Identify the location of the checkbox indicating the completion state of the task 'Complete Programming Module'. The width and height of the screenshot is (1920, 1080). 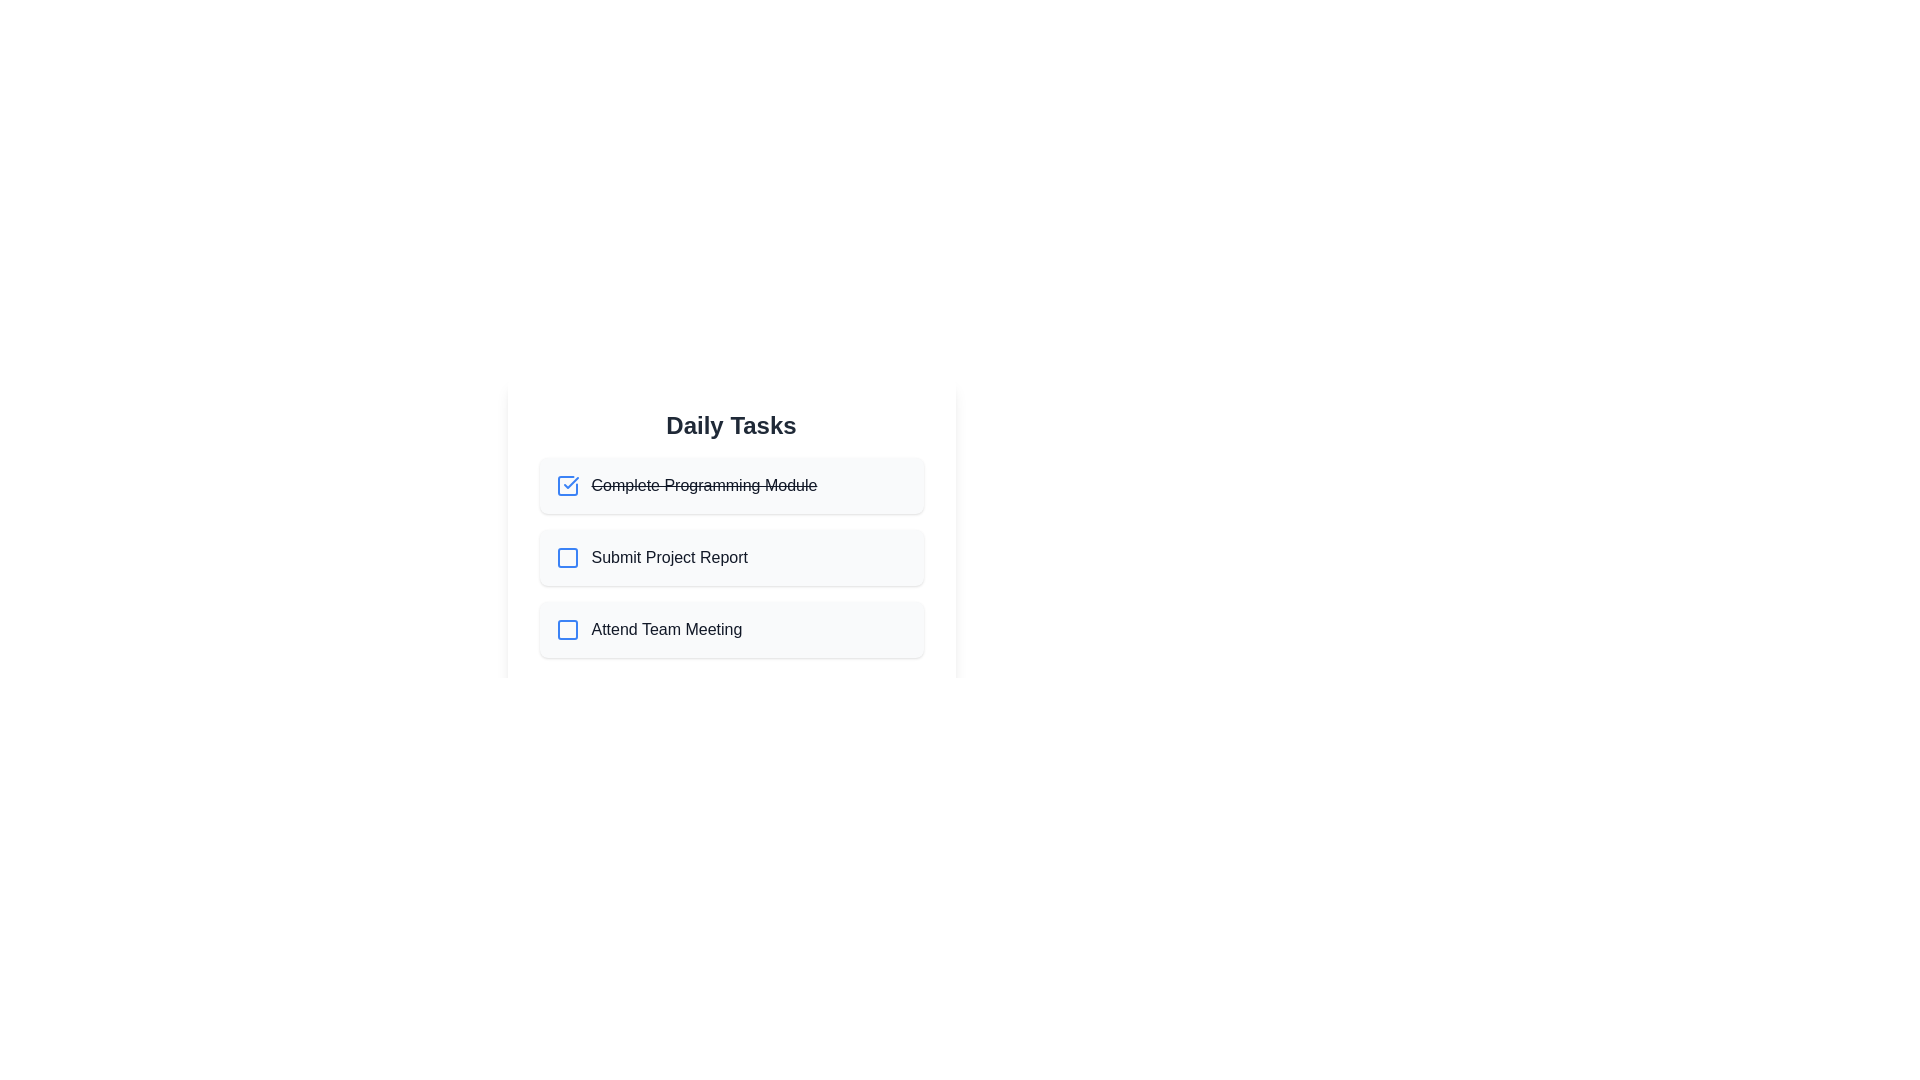
(566, 486).